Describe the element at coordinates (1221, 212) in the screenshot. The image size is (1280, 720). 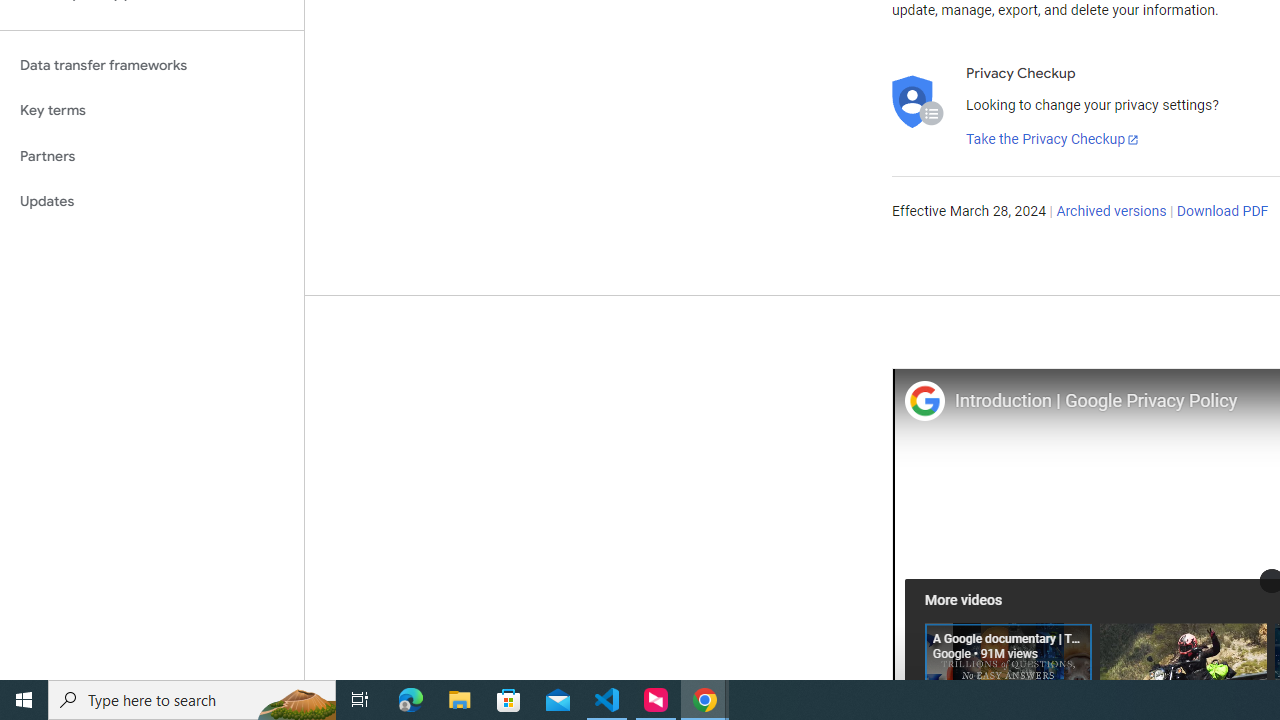
I see `'Download PDF'` at that location.